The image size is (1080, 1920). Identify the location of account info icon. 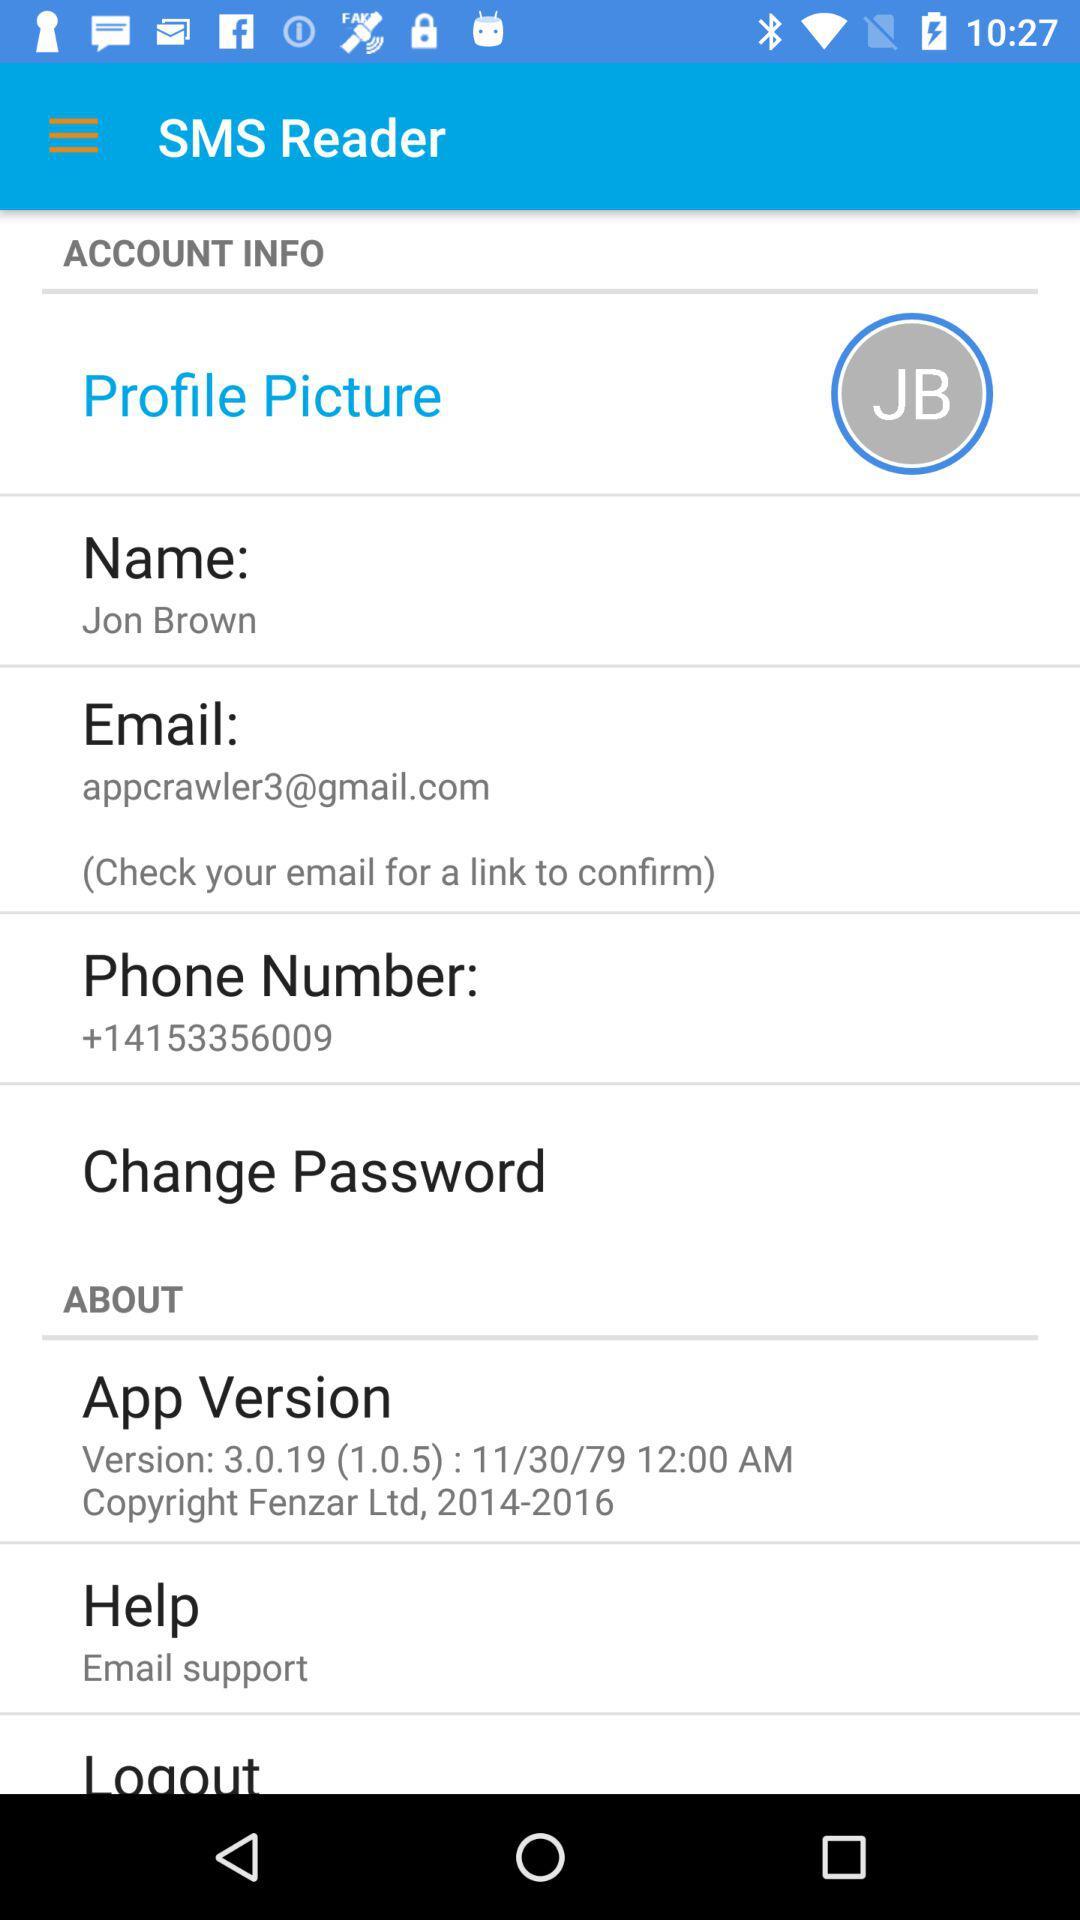
(540, 251).